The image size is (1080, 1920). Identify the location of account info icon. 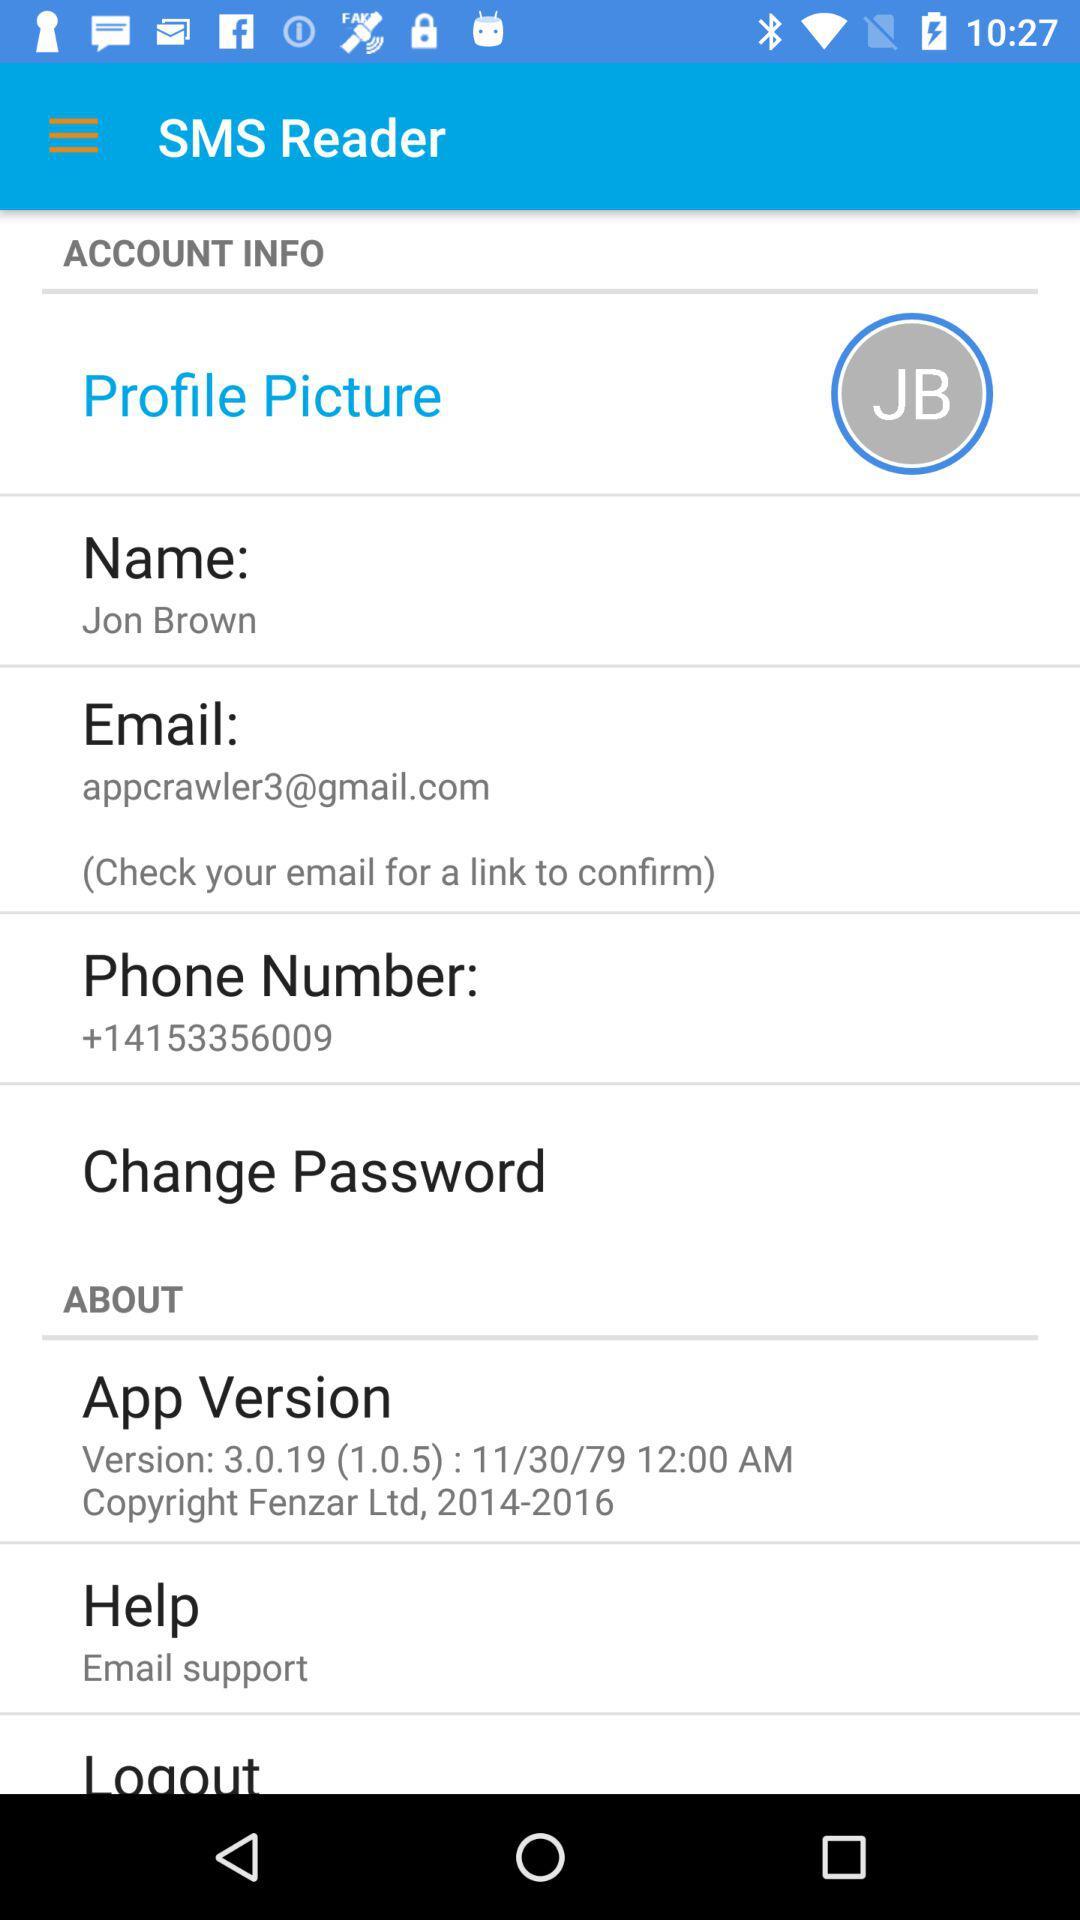
(540, 251).